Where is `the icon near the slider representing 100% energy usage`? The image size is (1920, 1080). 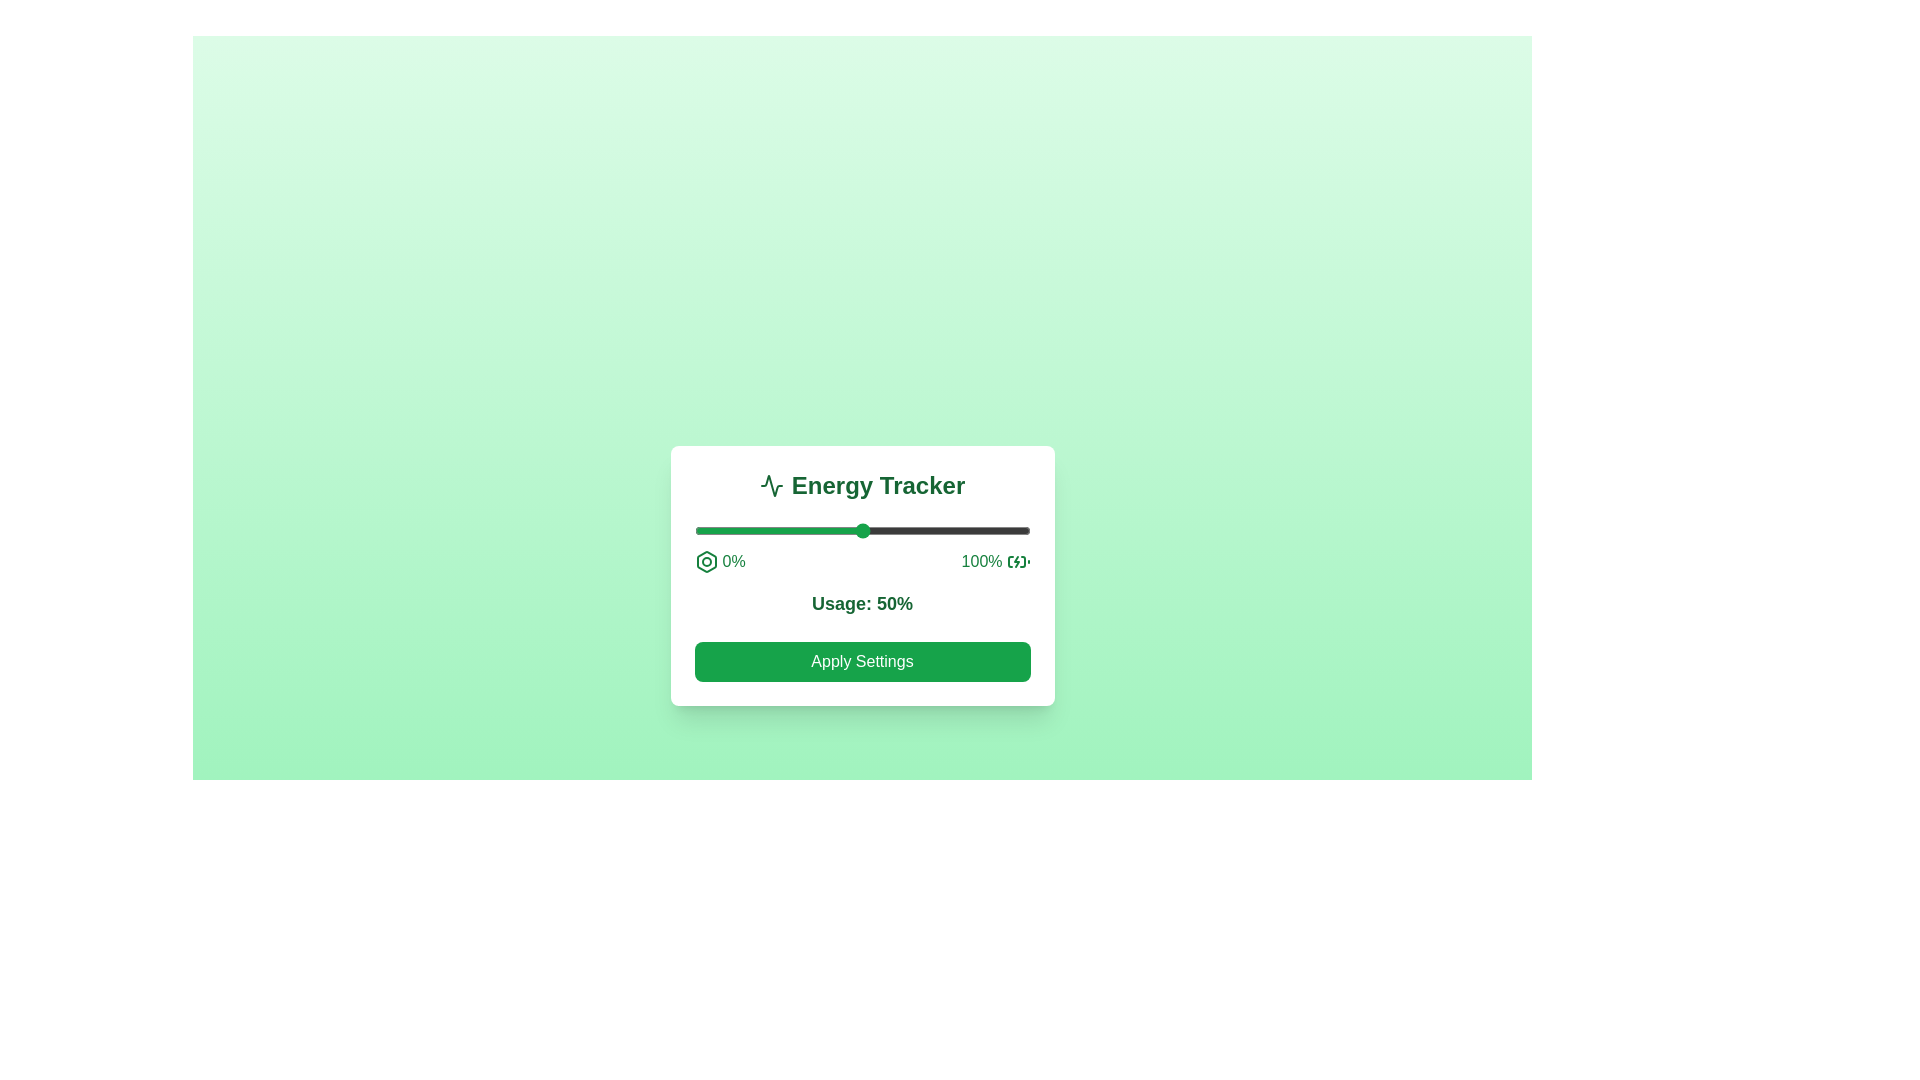
the icon near the slider representing 100% energy usage is located at coordinates (1018, 562).